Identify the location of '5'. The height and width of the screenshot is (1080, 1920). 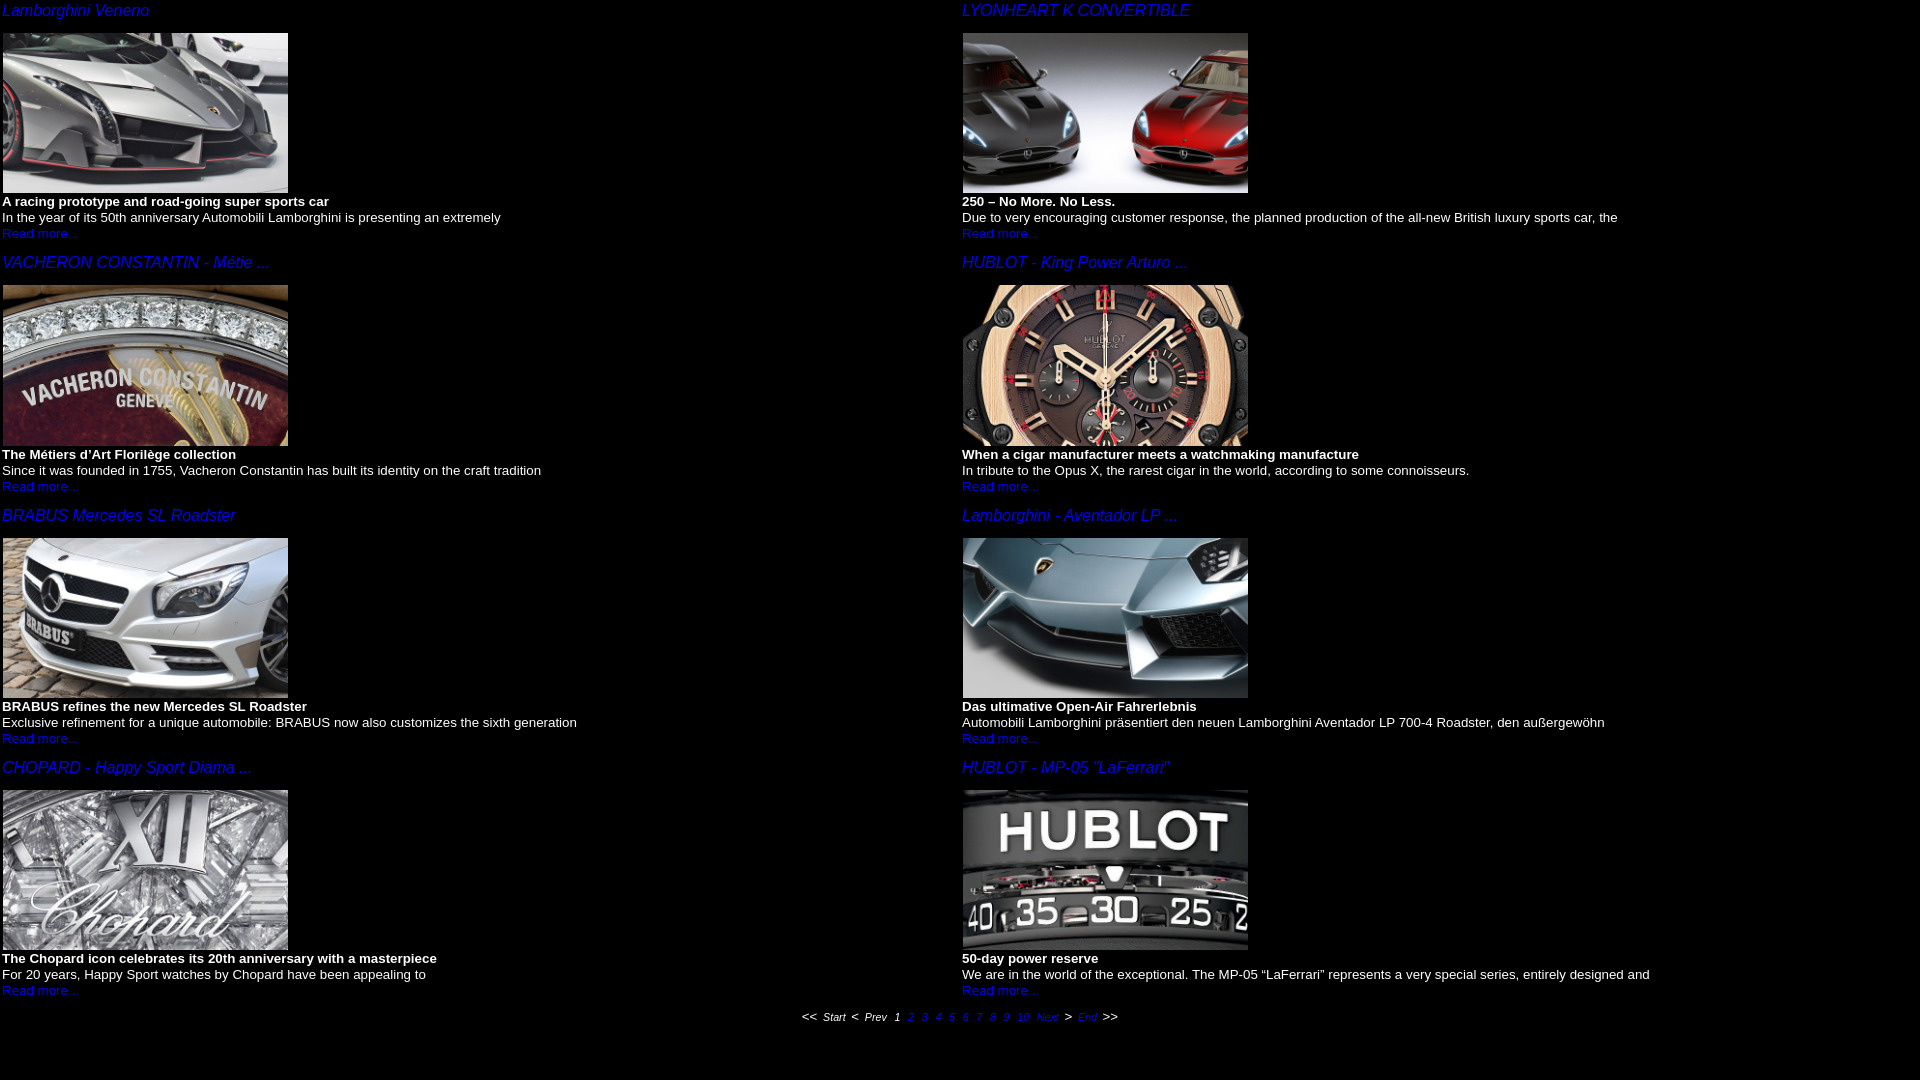
(950, 1017).